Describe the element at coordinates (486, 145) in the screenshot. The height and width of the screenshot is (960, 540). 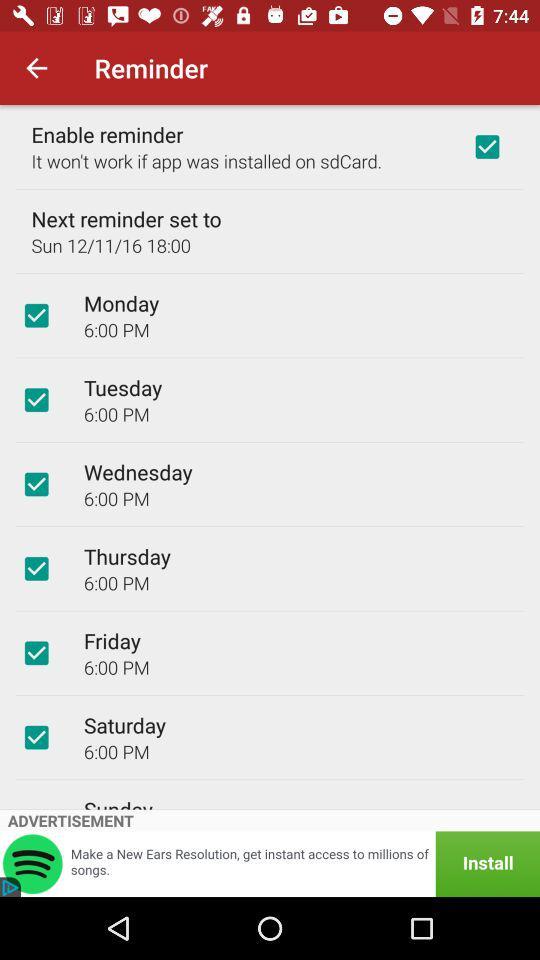
I see `enable button` at that location.